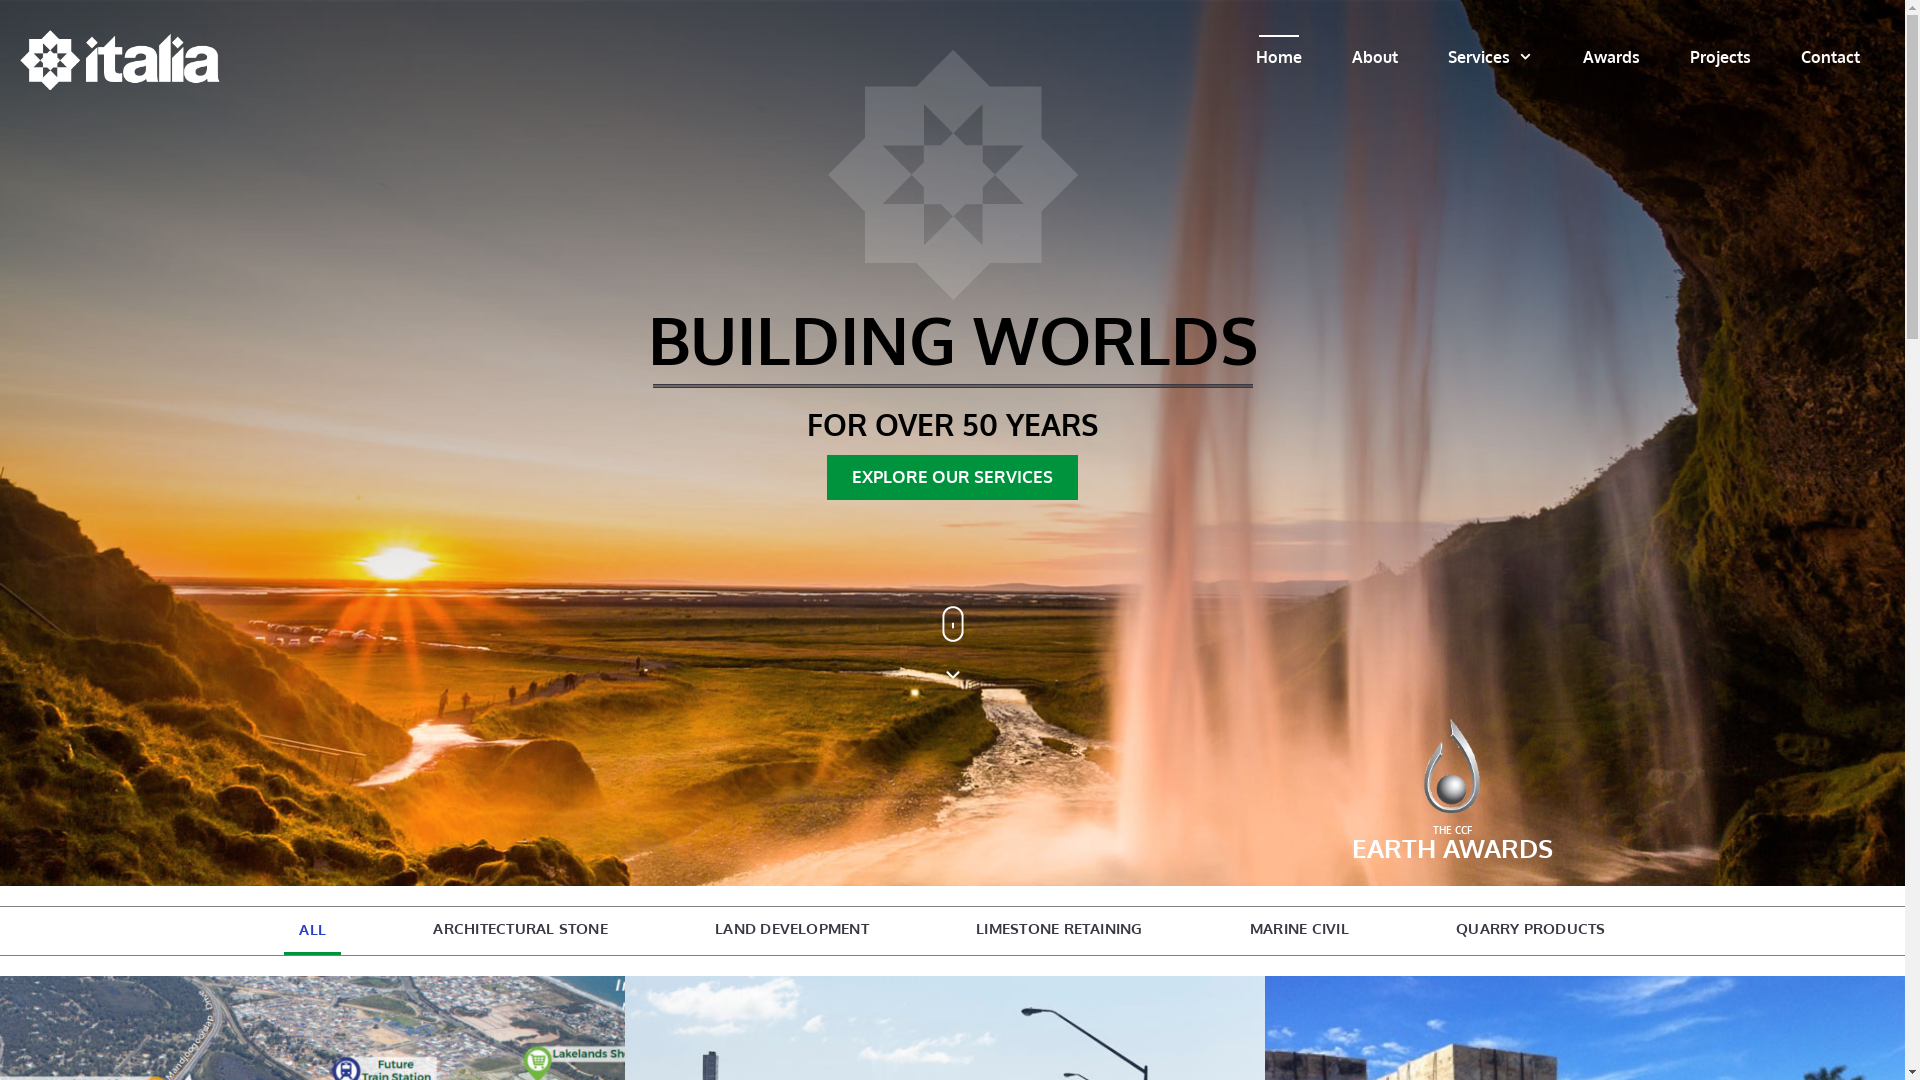 Image resolution: width=1920 pixels, height=1080 pixels. Describe the element at coordinates (1830, 56) in the screenshot. I see `'Contact'` at that location.